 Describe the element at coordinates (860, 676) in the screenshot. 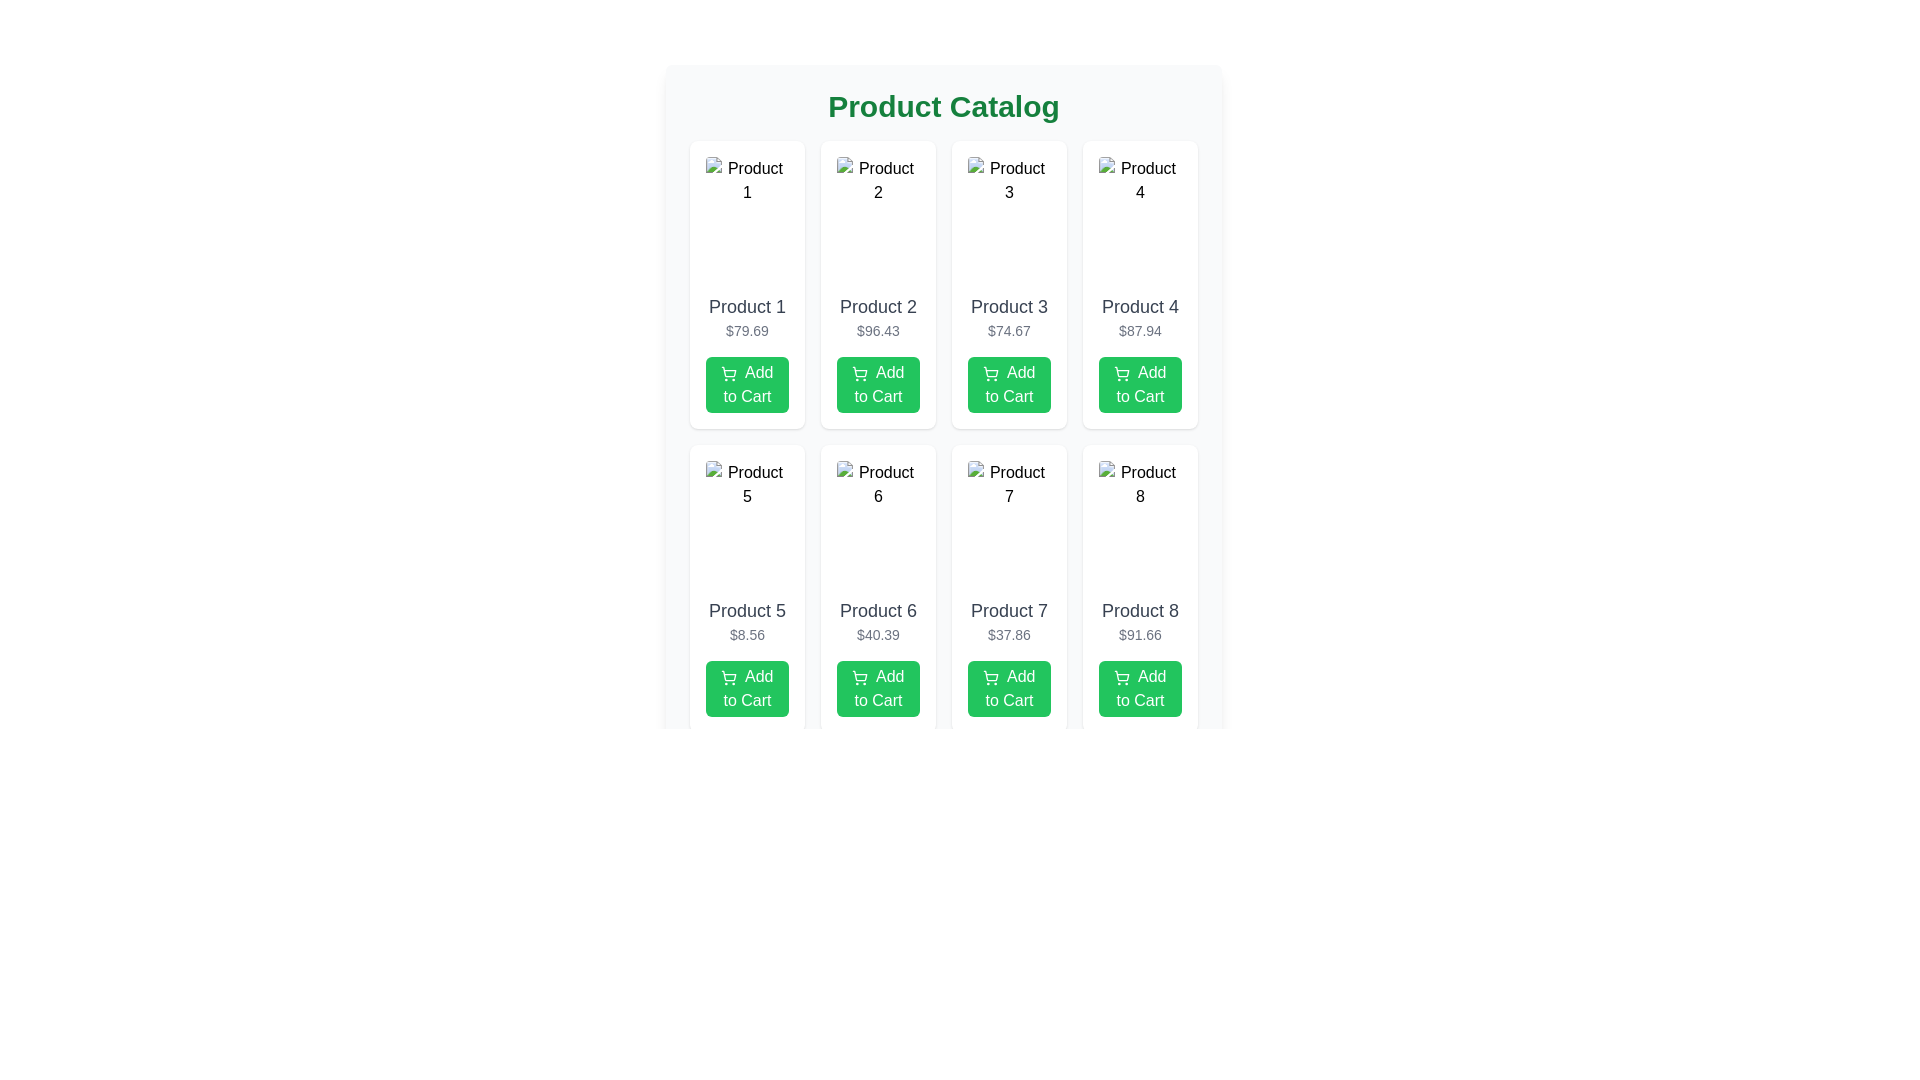

I see `the shopping cart icon, which is styled in line art design and located to the left of the 'Add to Cart' text on a green button` at that location.